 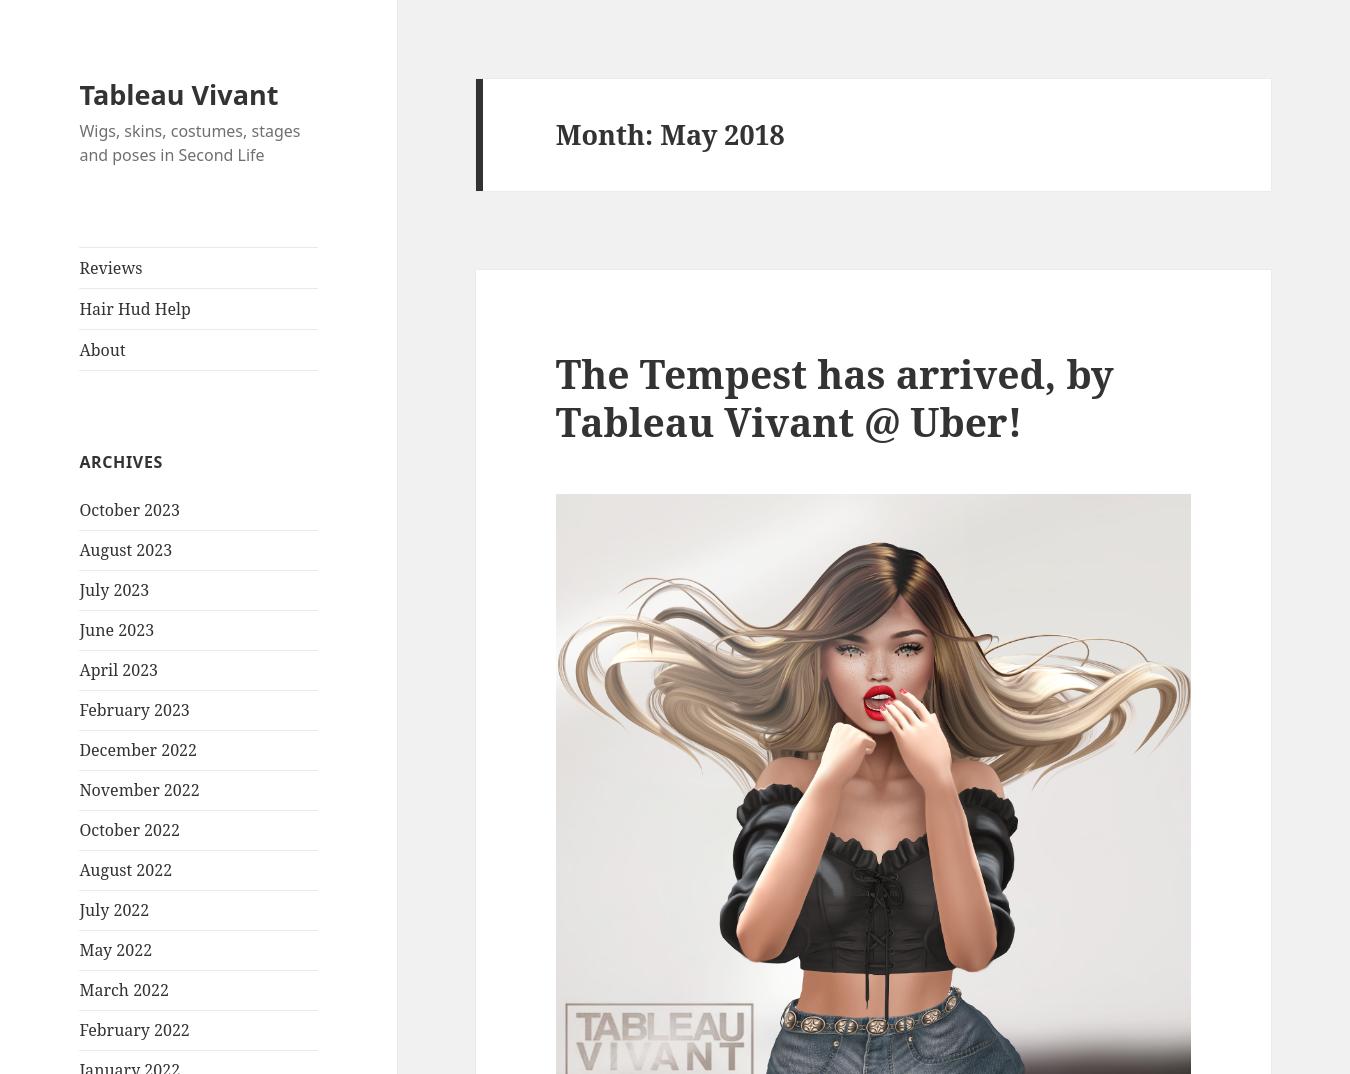 What do you see at coordinates (101, 348) in the screenshot?
I see `'About'` at bounding box center [101, 348].